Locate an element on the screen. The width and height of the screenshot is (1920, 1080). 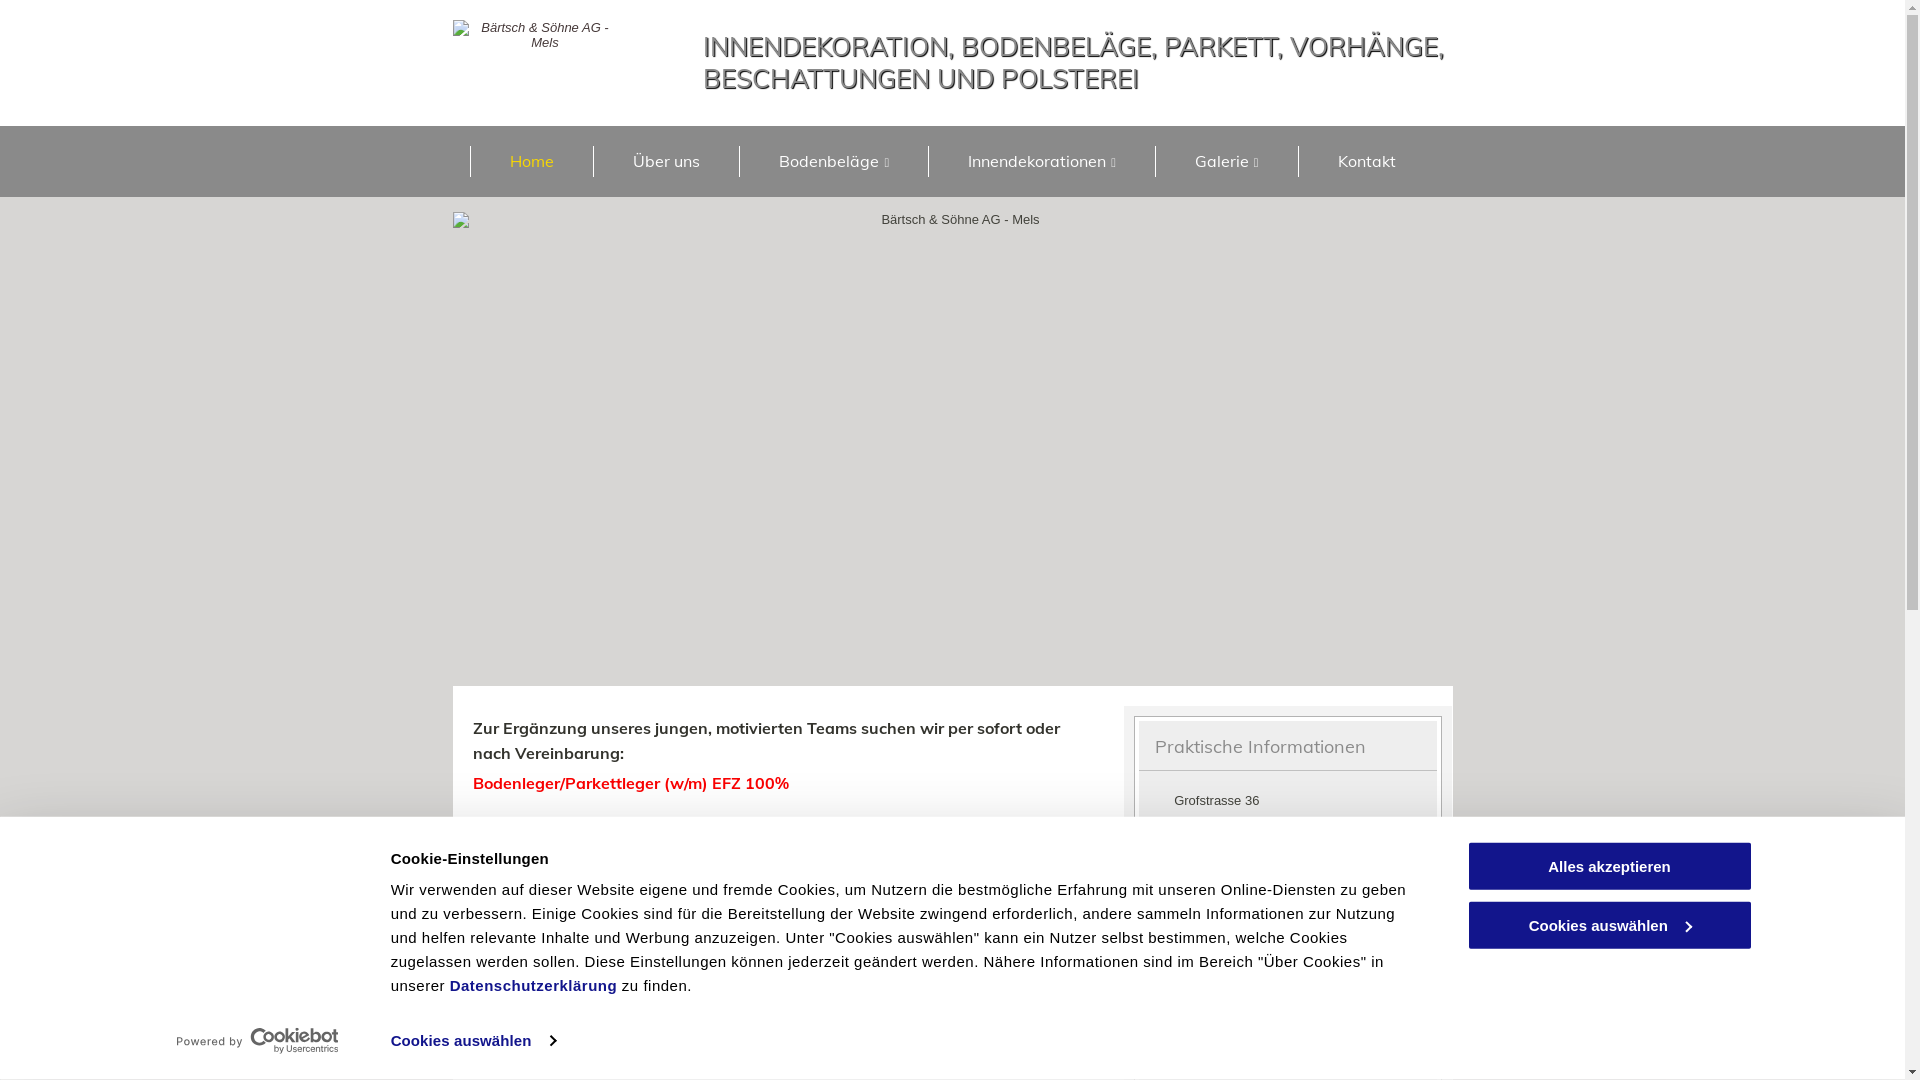
'Kontaktaufnahme' is located at coordinates (854, 969).